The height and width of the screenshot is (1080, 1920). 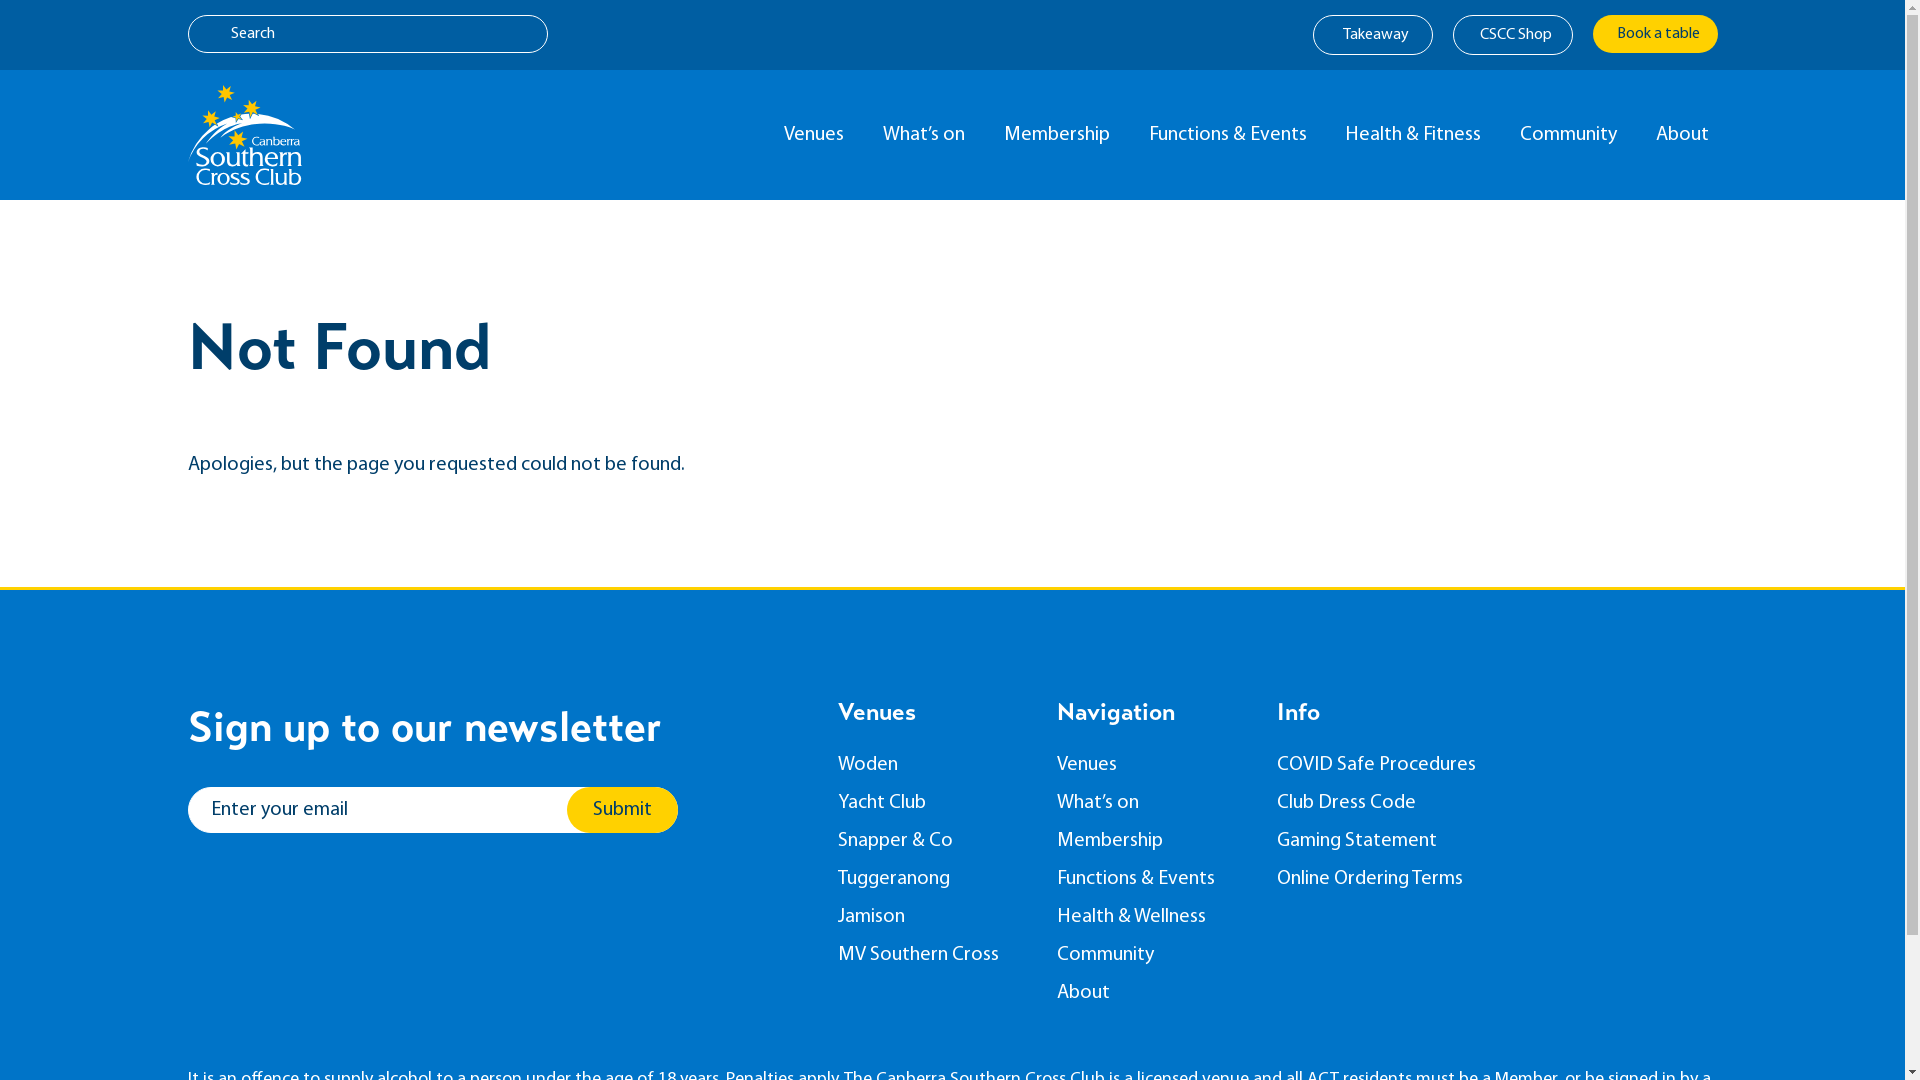 I want to click on 'Woden', so click(x=838, y=764).